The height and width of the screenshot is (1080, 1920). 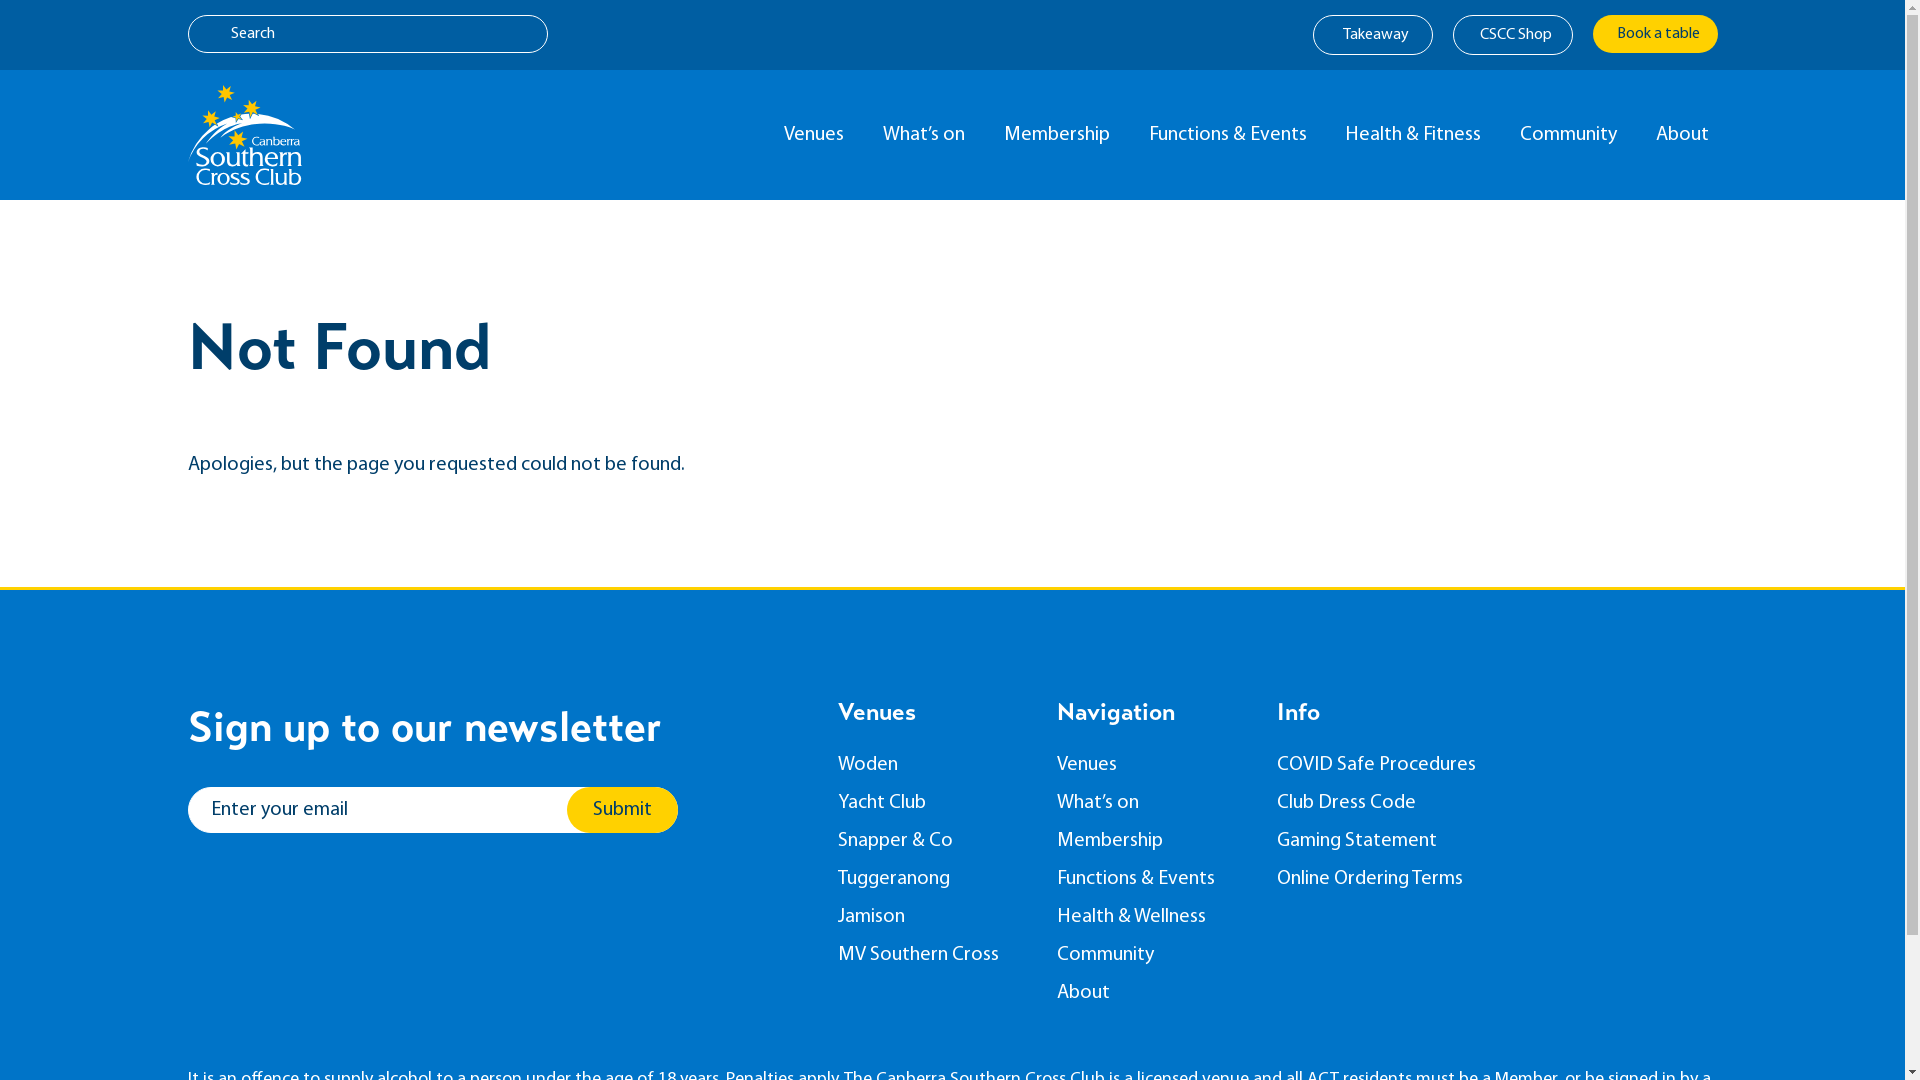 I want to click on 'Woden', so click(x=838, y=764).